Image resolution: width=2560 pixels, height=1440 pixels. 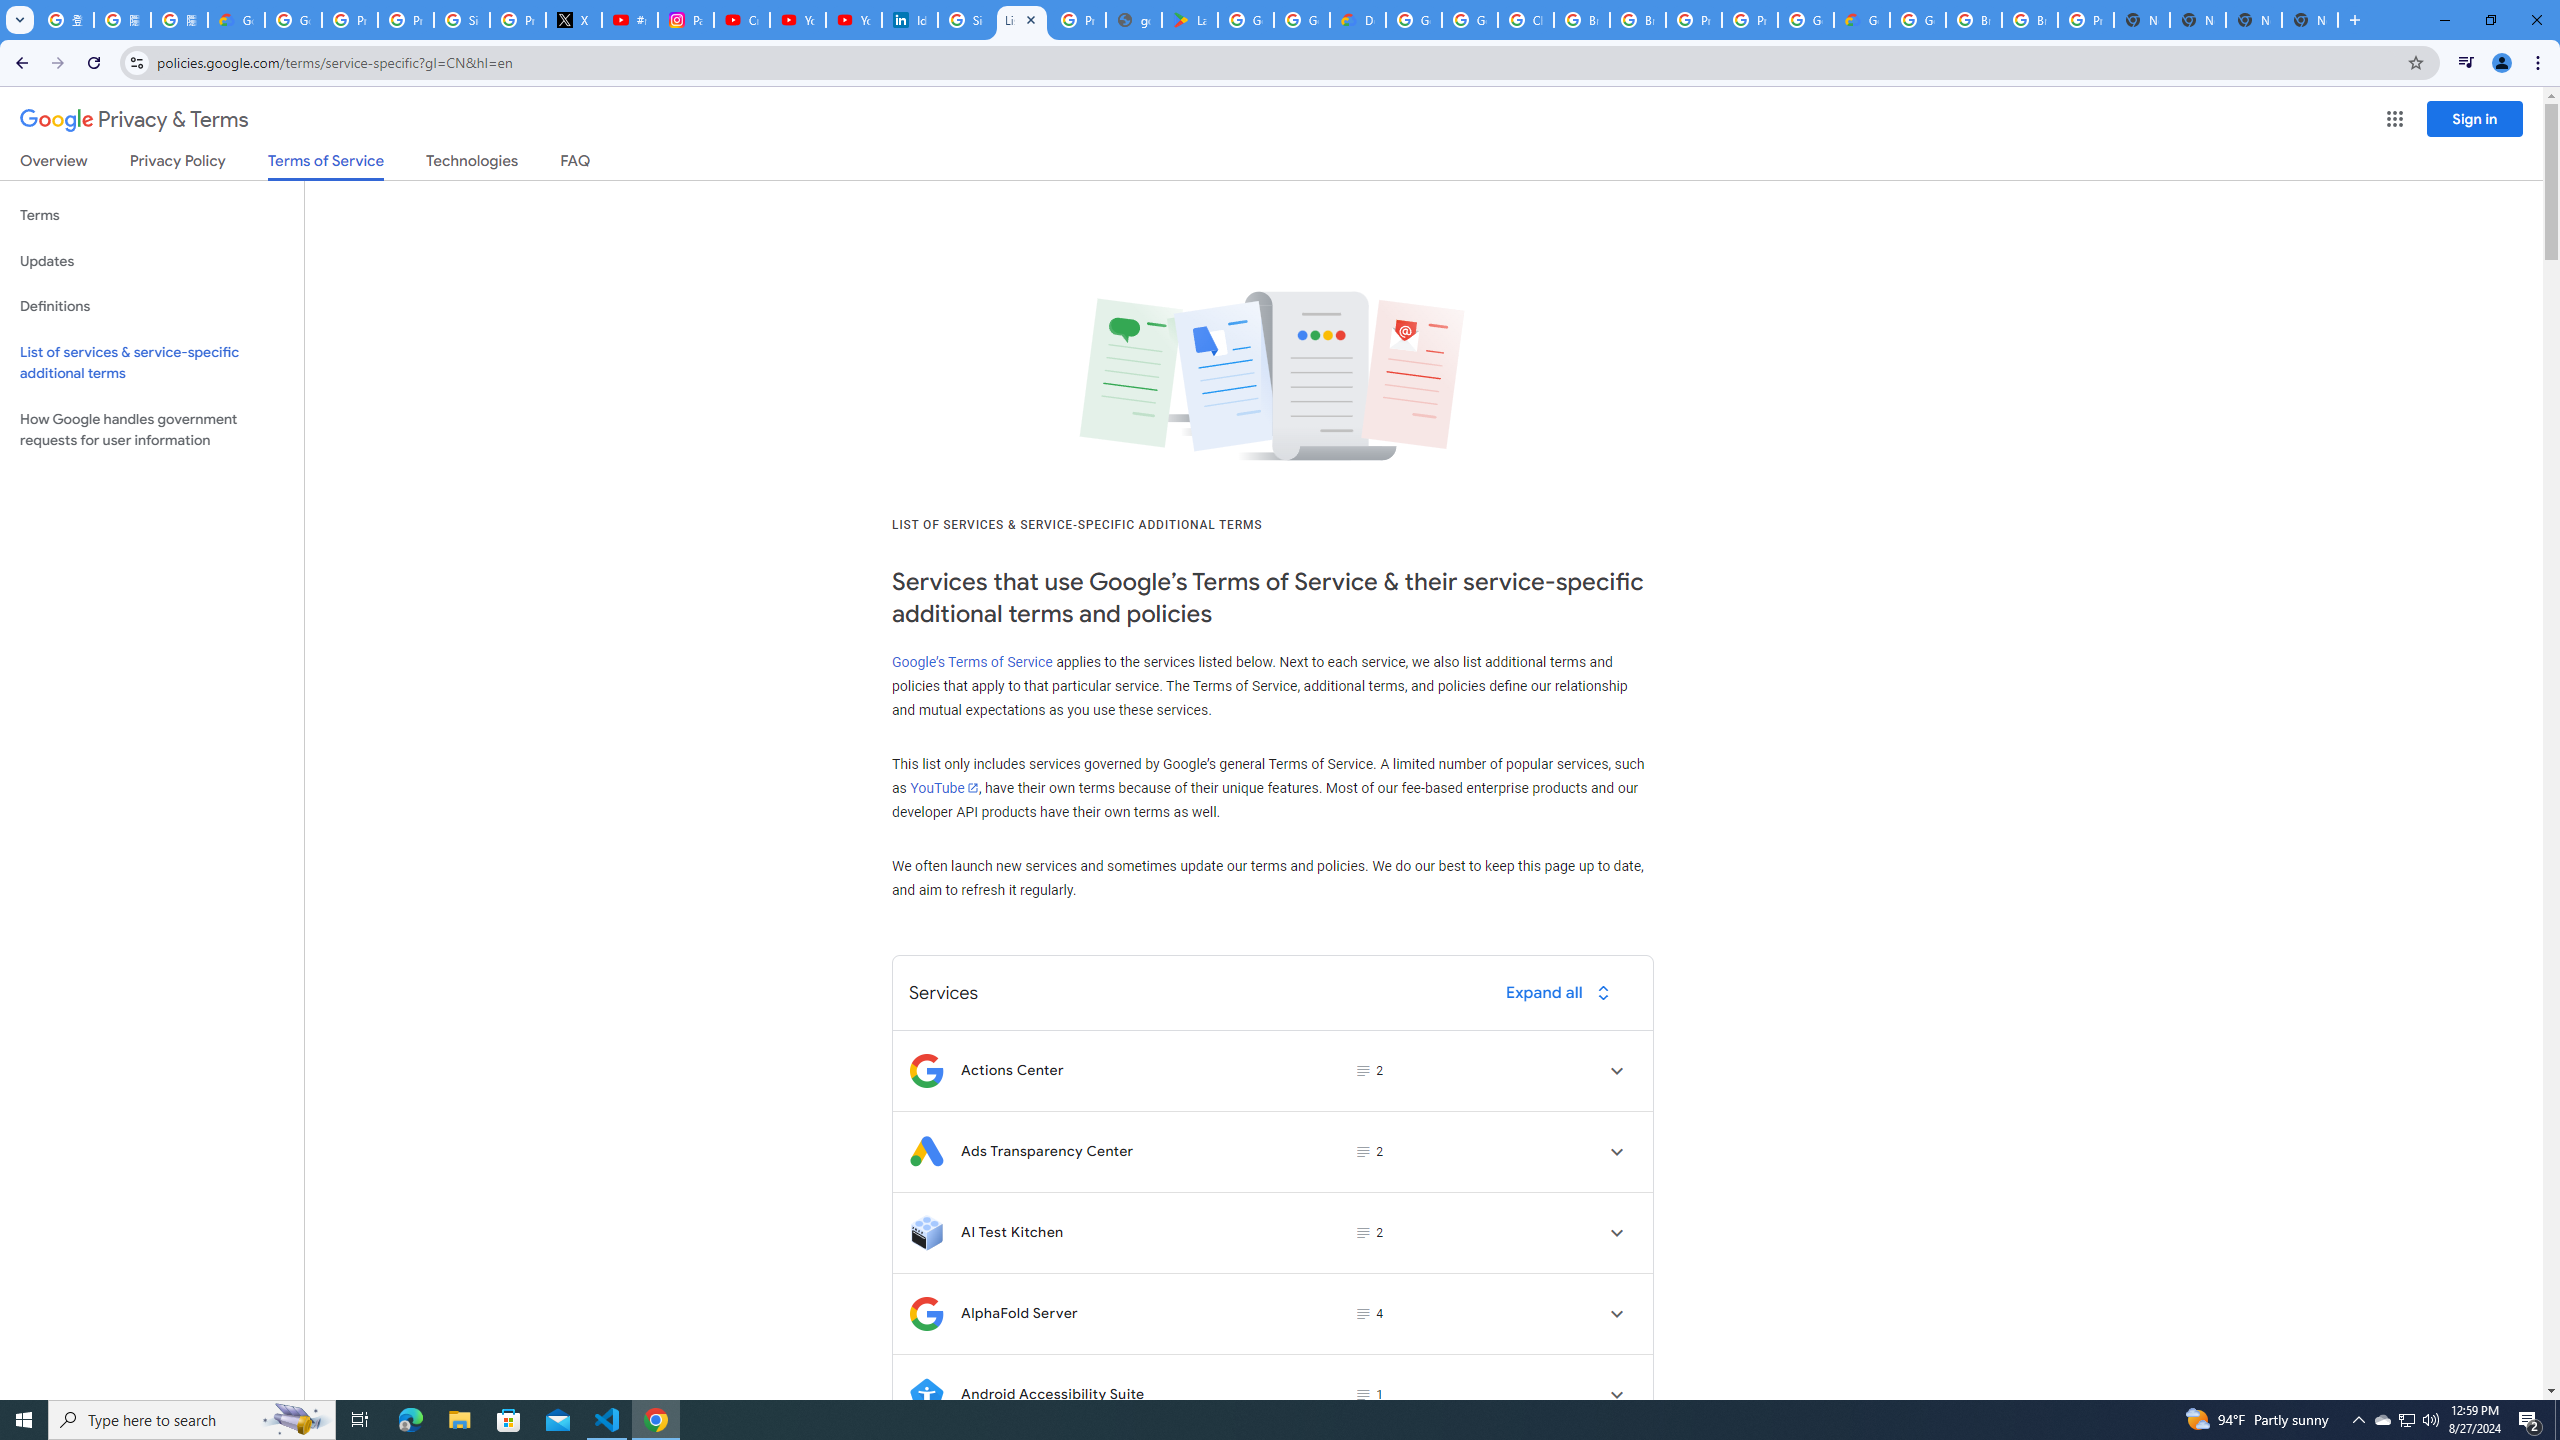 What do you see at coordinates (1917, 19) in the screenshot?
I see `'Google Cloud Platform'` at bounding box center [1917, 19].